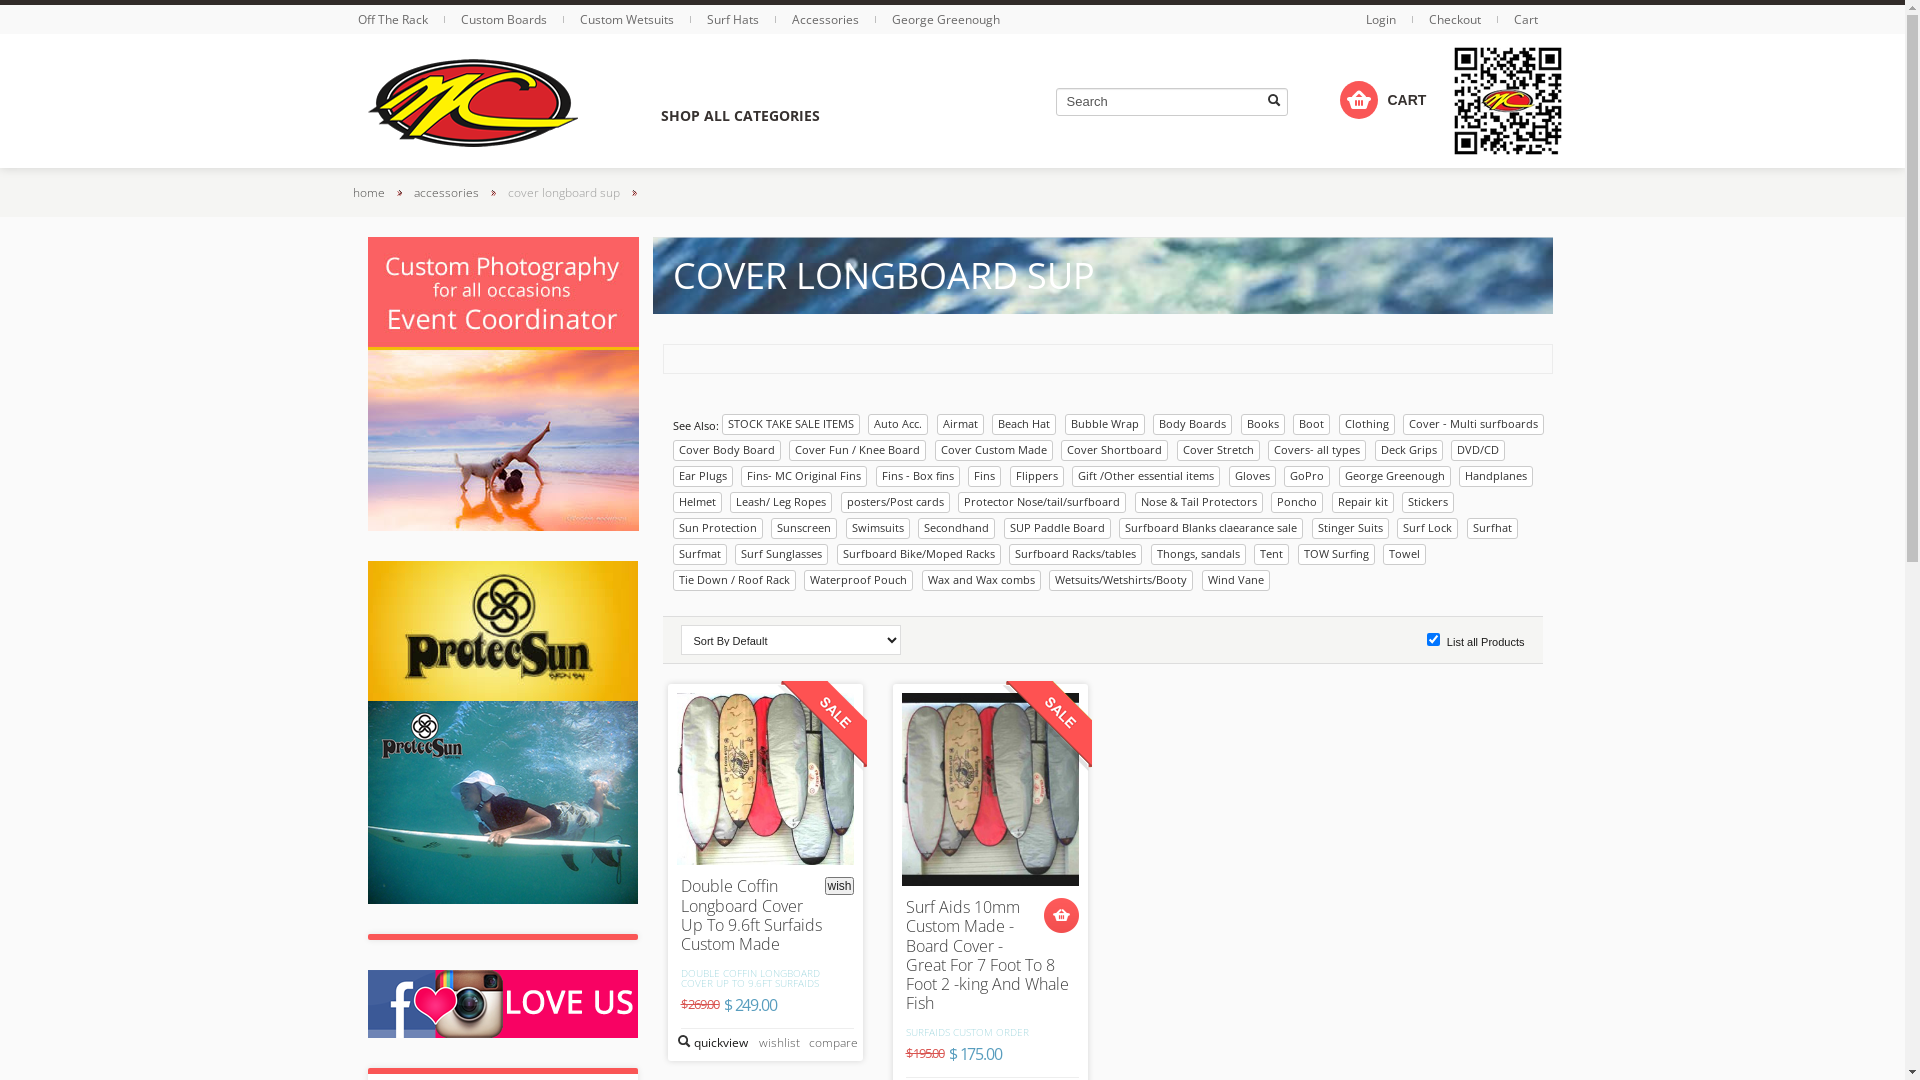 The height and width of the screenshot is (1080, 1920). I want to click on 'Stinger Suits', so click(1350, 527).